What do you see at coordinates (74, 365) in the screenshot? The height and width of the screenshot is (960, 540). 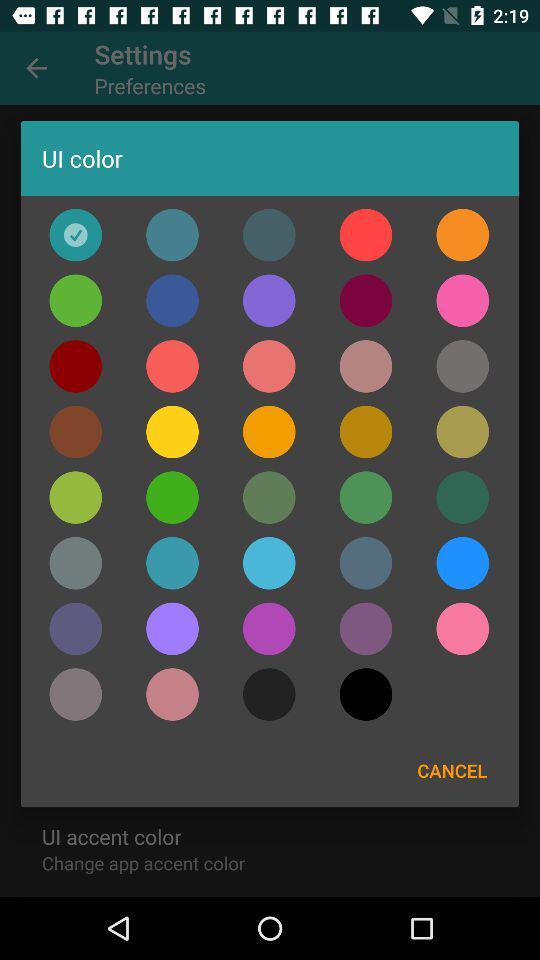 I see `change ui color` at bounding box center [74, 365].